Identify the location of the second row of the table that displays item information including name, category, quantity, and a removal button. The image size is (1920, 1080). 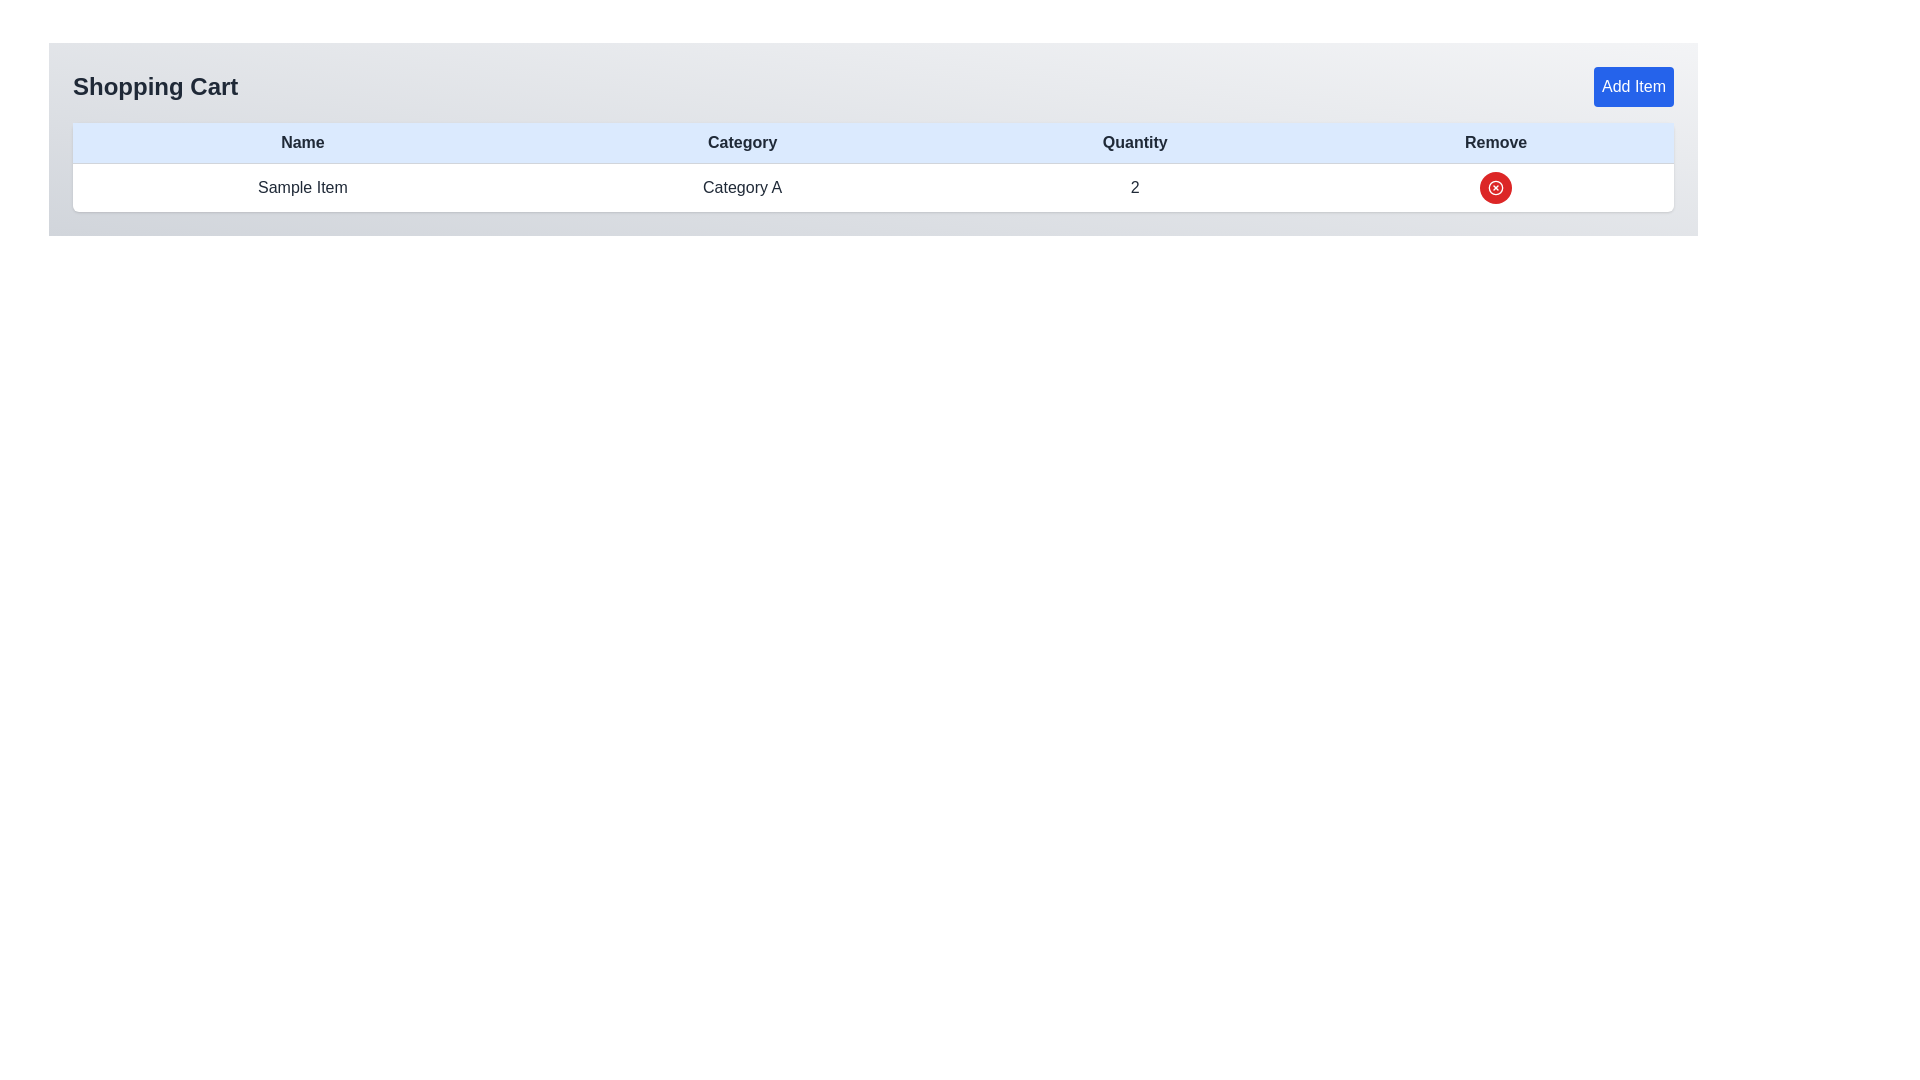
(873, 187).